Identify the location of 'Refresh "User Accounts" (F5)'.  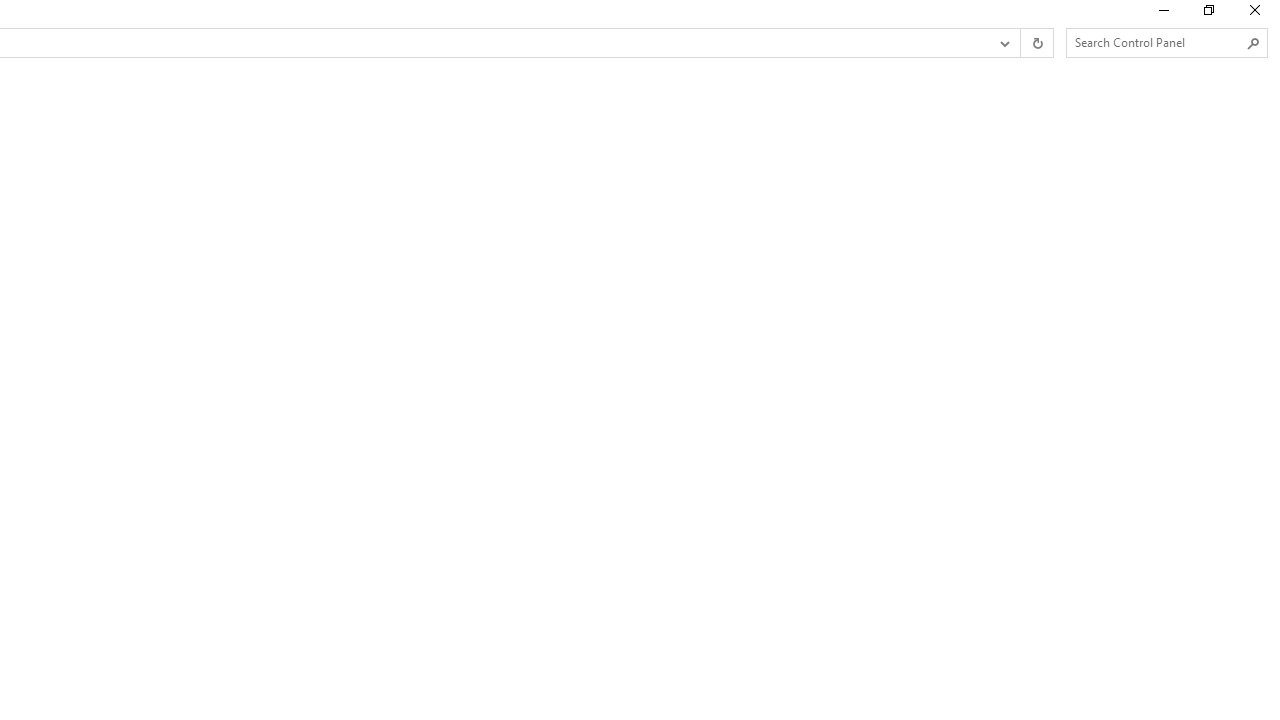
(1036, 43).